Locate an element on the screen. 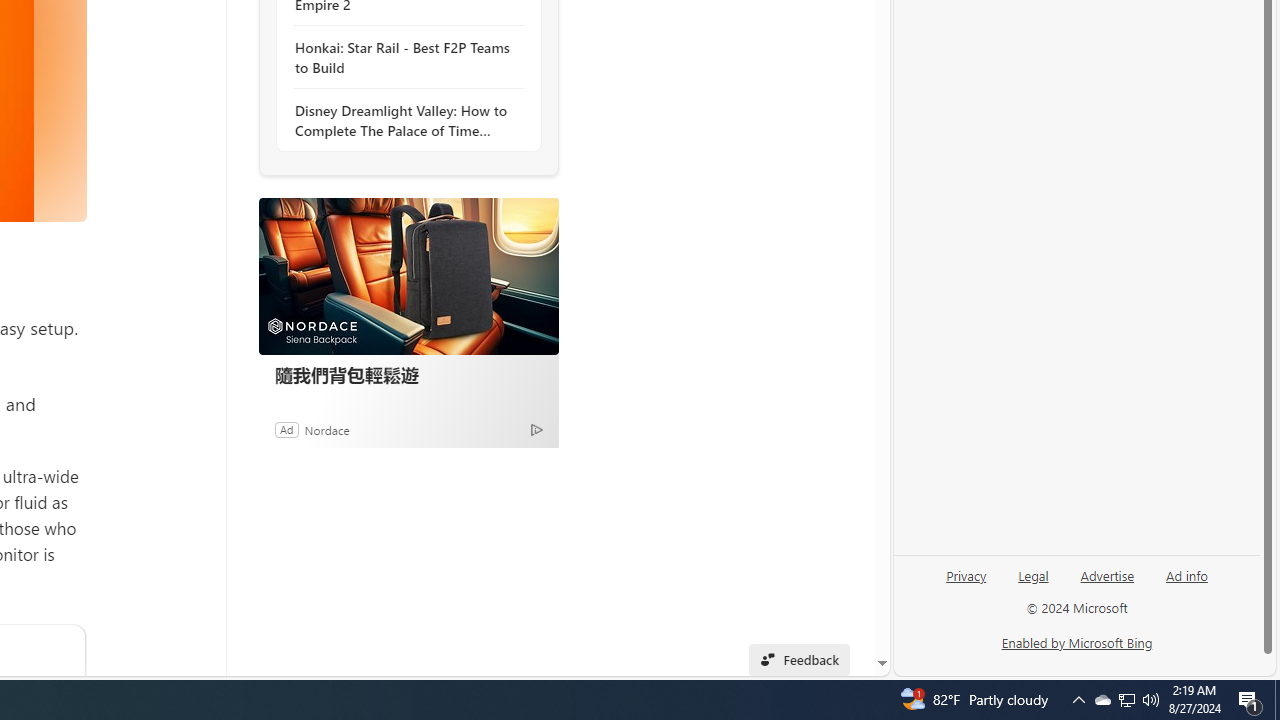 This screenshot has height=720, width=1280. 'Privacy' is located at coordinates (966, 574).